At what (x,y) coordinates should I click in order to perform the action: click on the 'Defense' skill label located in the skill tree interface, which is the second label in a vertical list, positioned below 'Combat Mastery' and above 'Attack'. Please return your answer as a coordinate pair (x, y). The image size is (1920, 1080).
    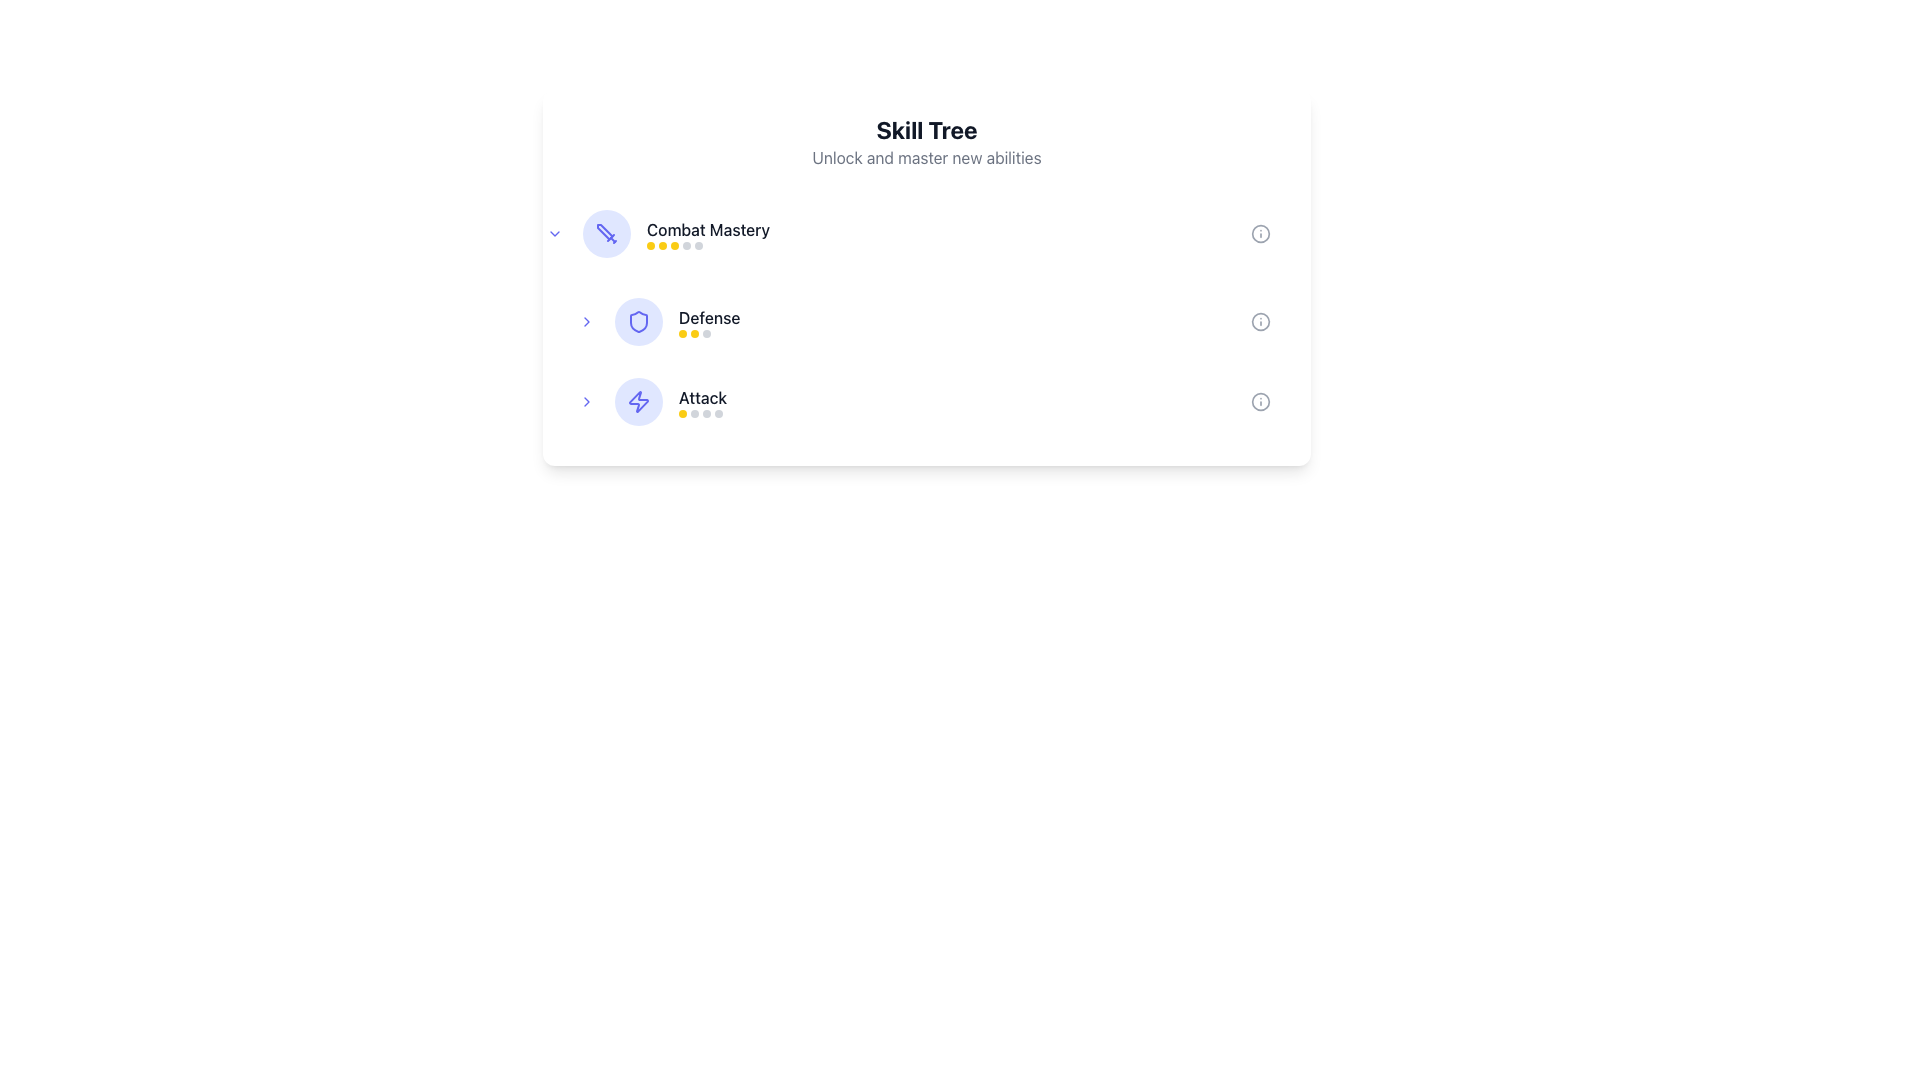
    Looking at the image, I should click on (709, 316).